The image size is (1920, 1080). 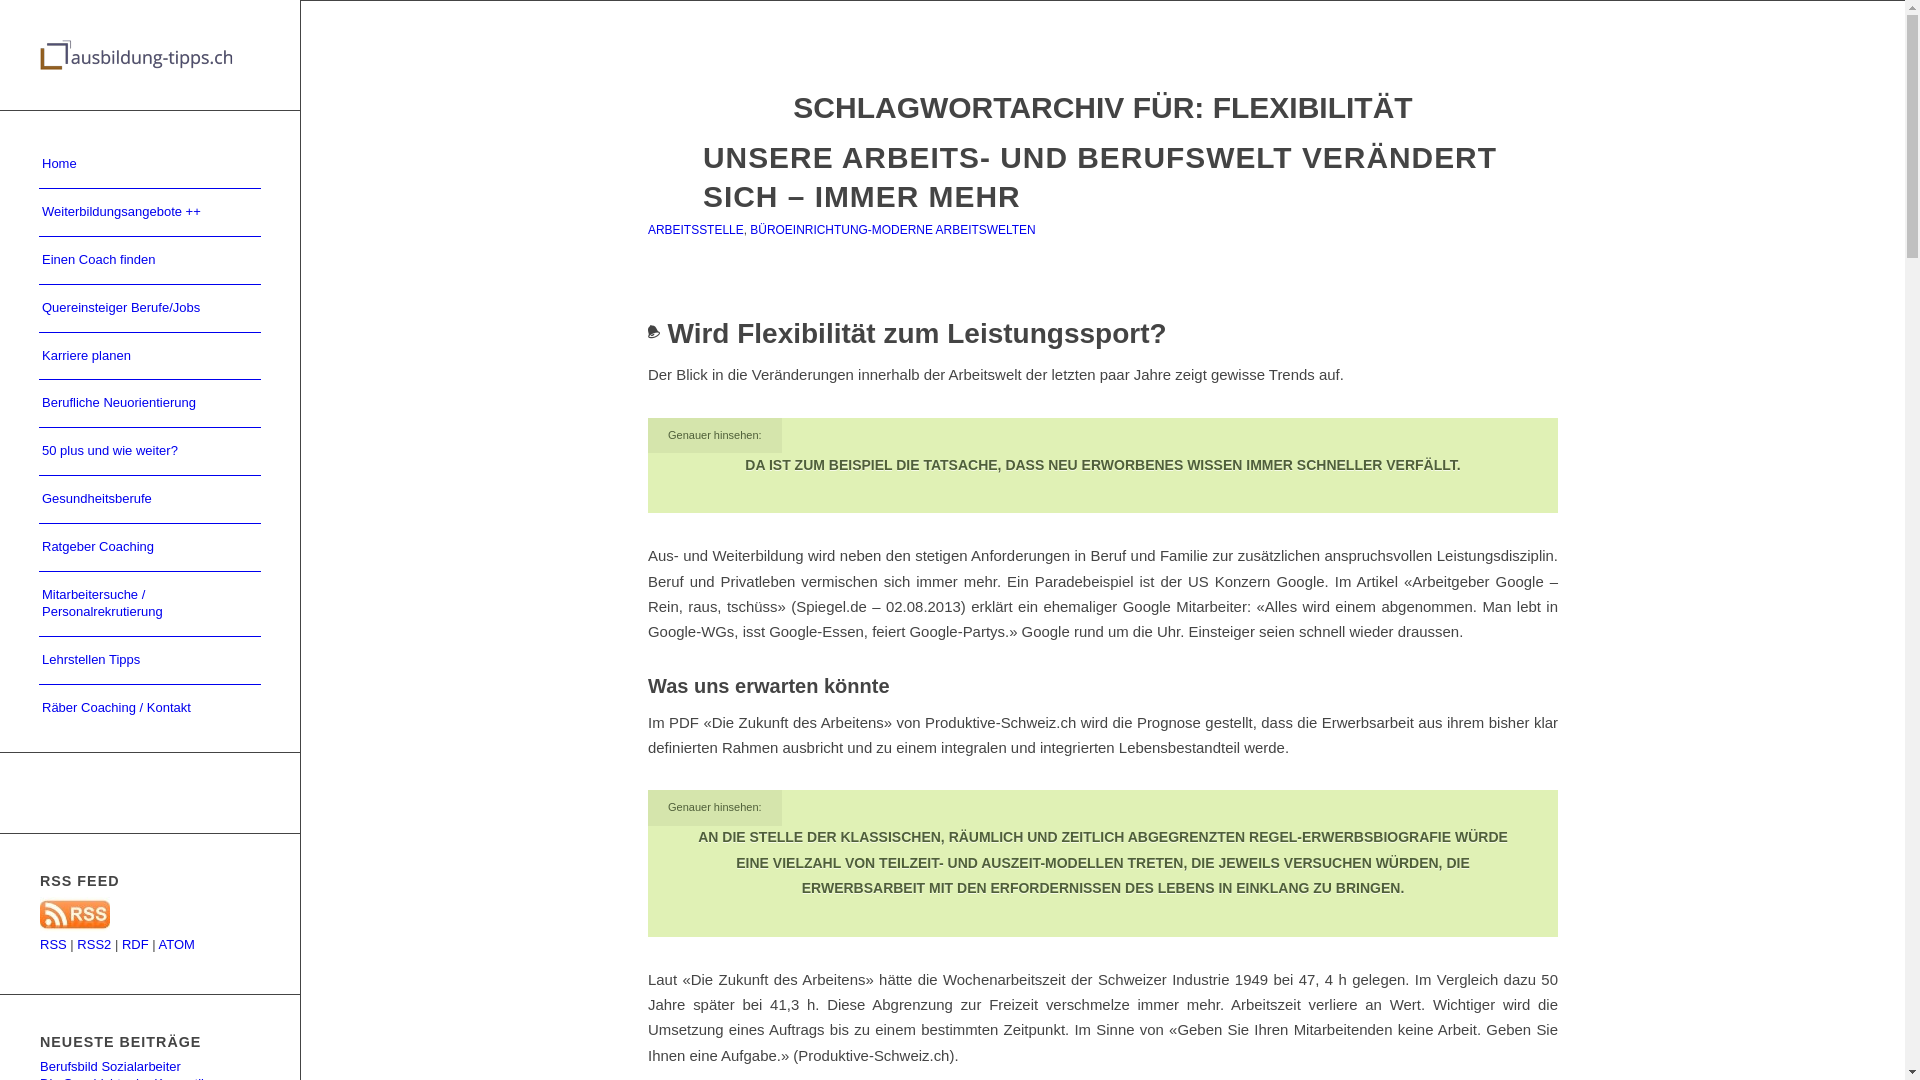 I want to click on '50 plus und wie weiter?', so click(x=148, y=451).